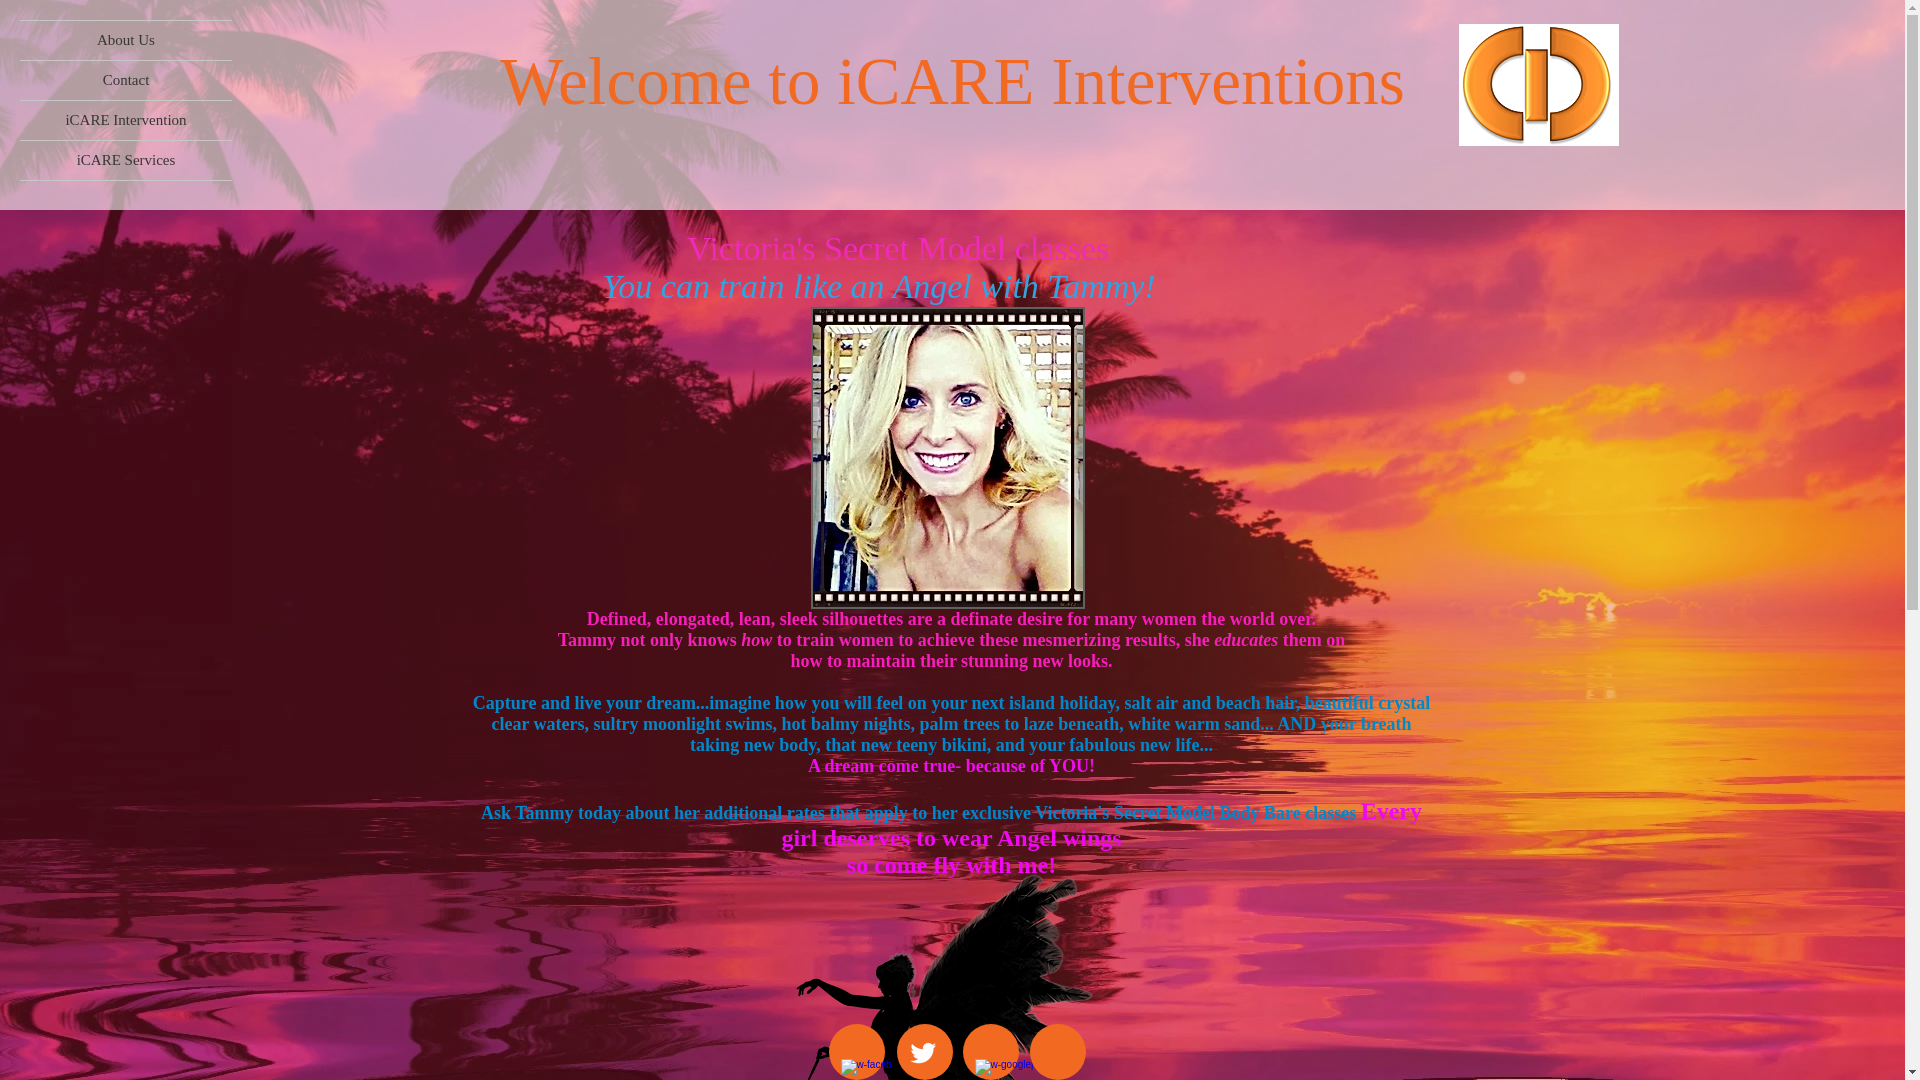 The image size is (1920, 1080). I want to click on 'iCARE Intervention', so click(124, 120).